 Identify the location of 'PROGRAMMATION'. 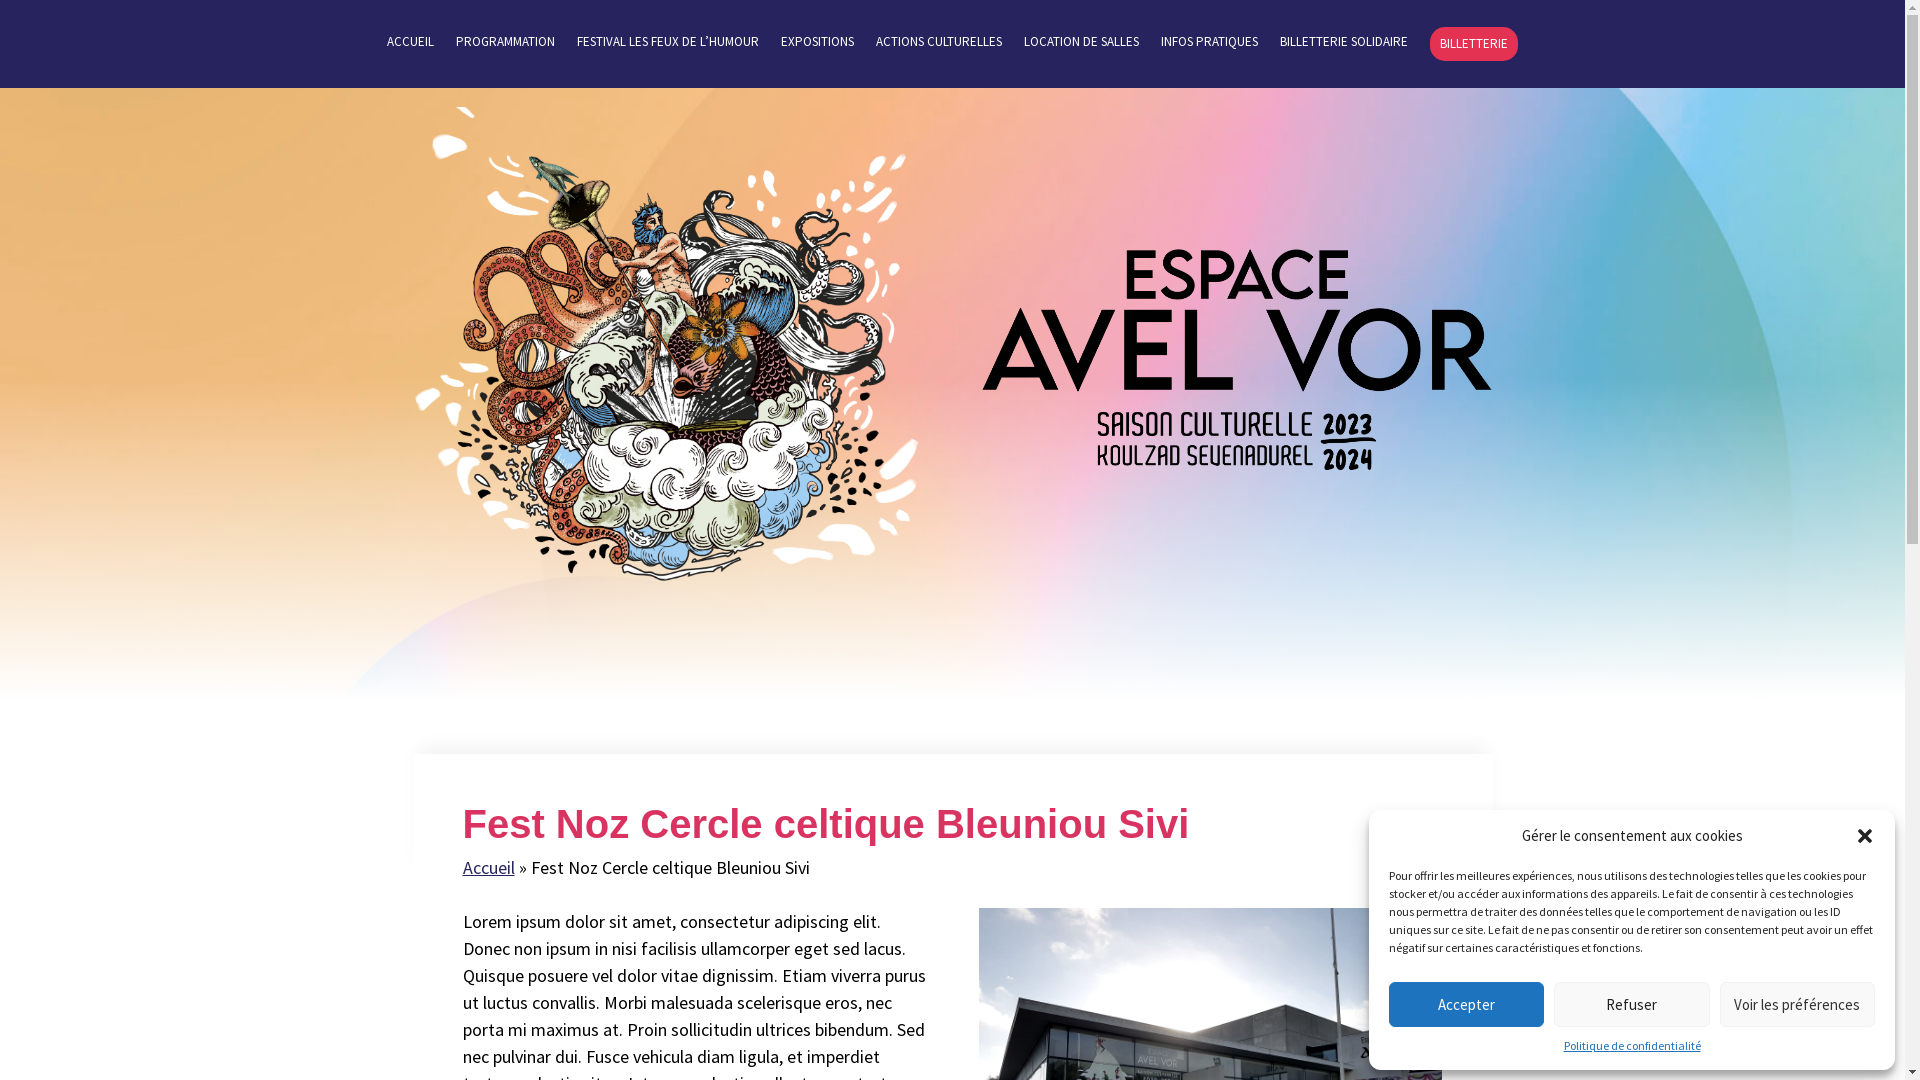
(505, 46).